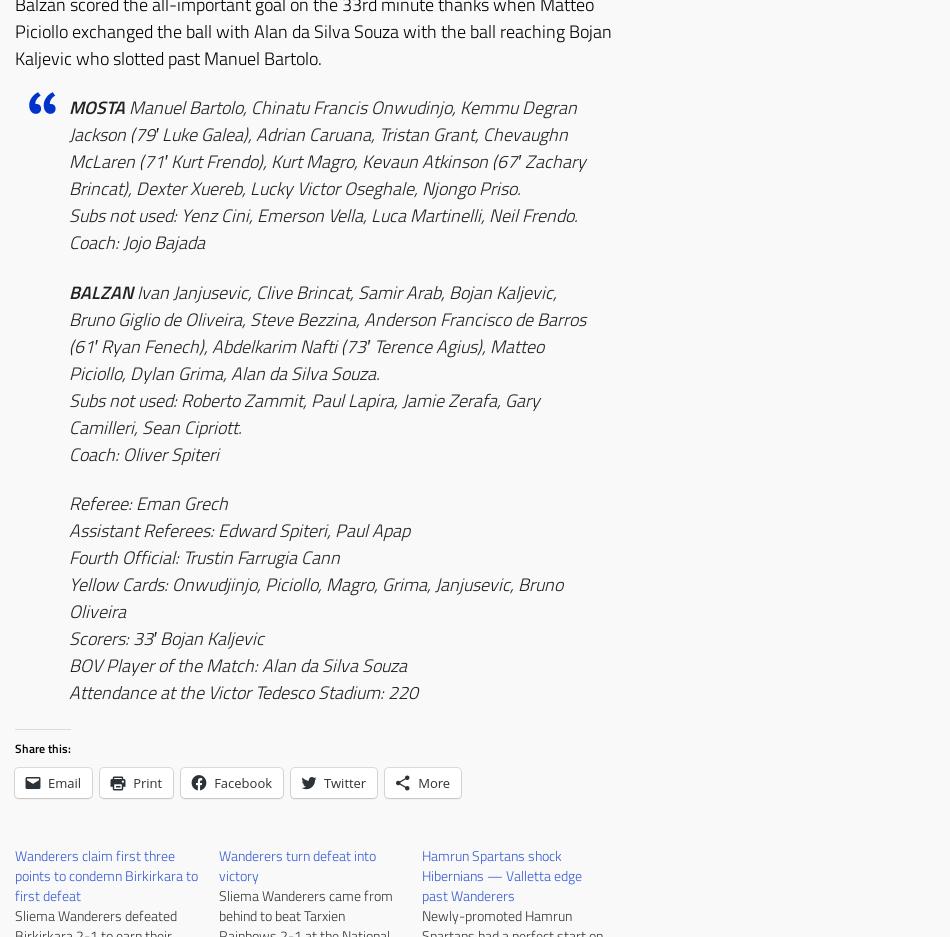  What do you see at coordinates (314, 596) in the screenshot?
I see `'Yellow Cards: Onwudjinjo, Piciollo, Magro, Grima, Janjusevic, Bruno Oliveira'` at bounding box center [314, 596].